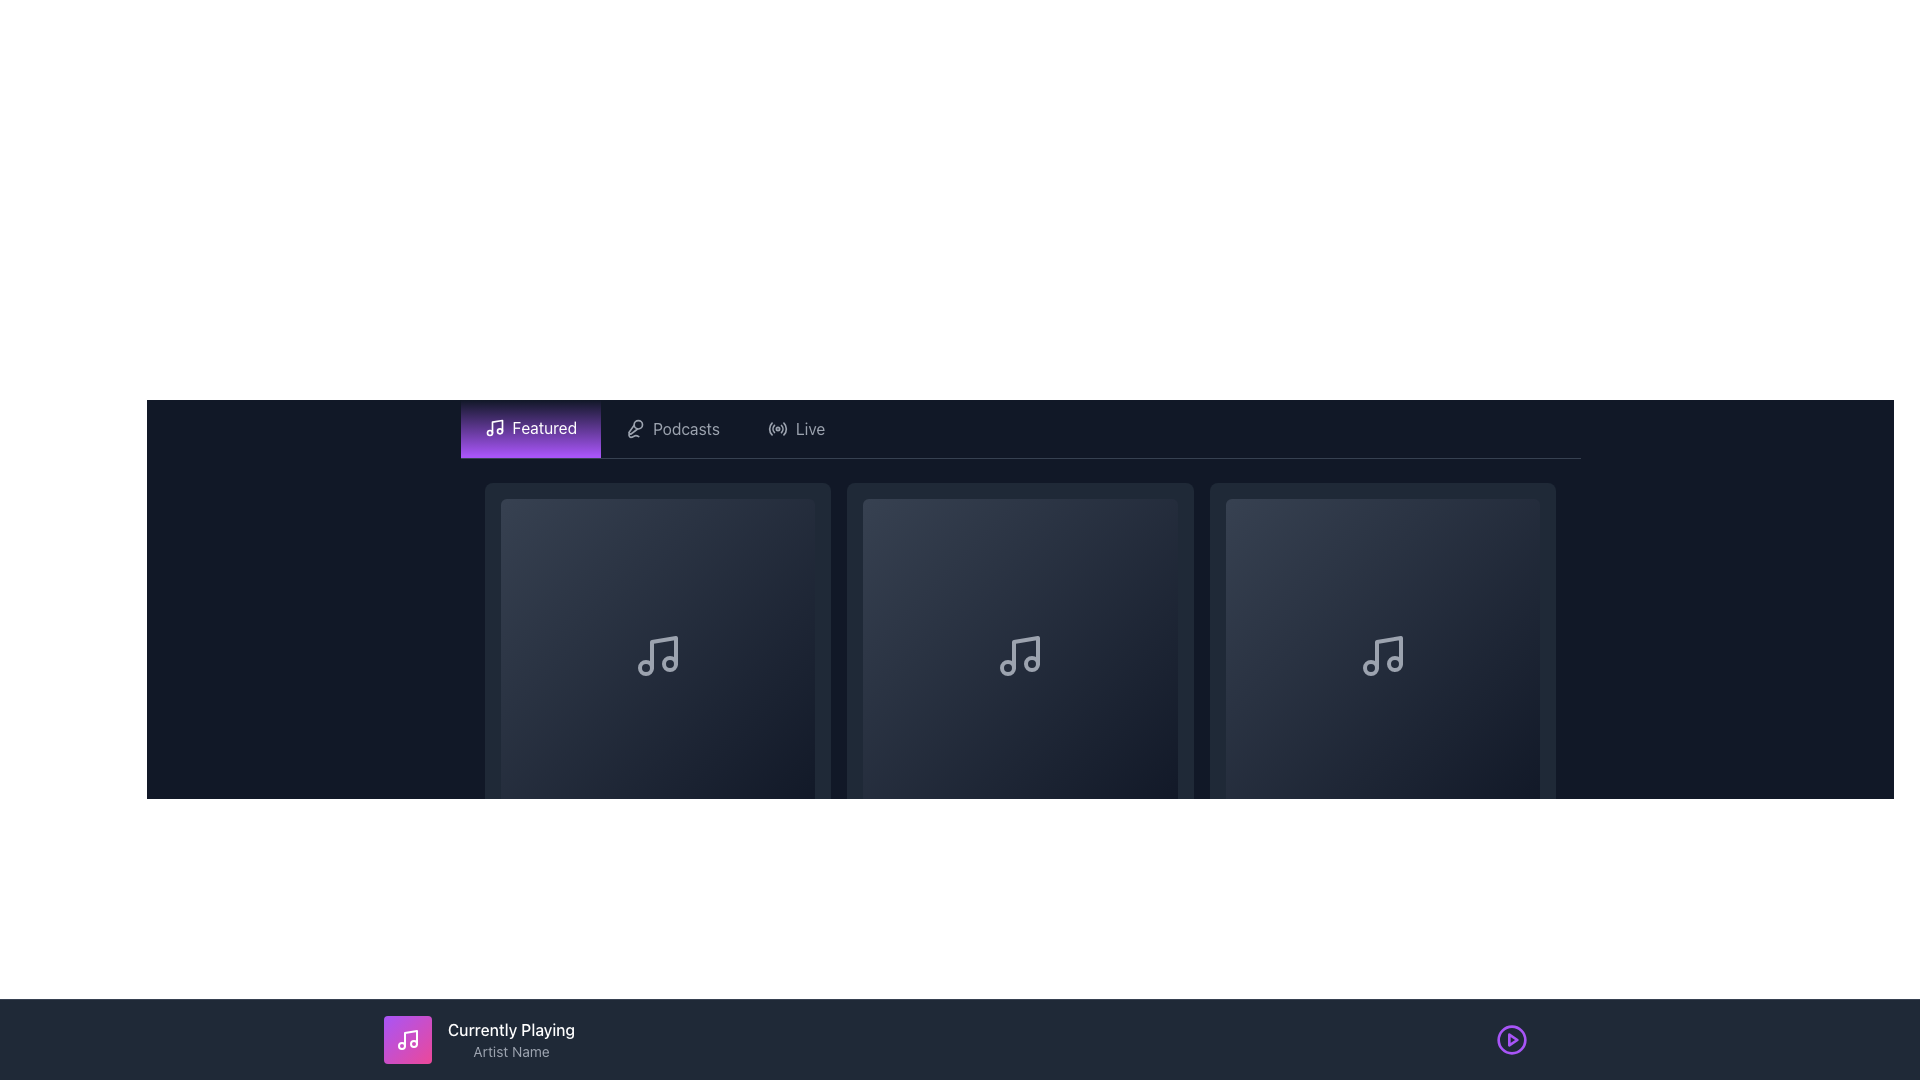 The height and width of the screenshot is (1080, 1920). Describe the element at coordinates (795, 427) in the screenshot. I see `the navigation button that directs users to the 'Live' section, located in the third position of the horizontal navigation bar` at that location.